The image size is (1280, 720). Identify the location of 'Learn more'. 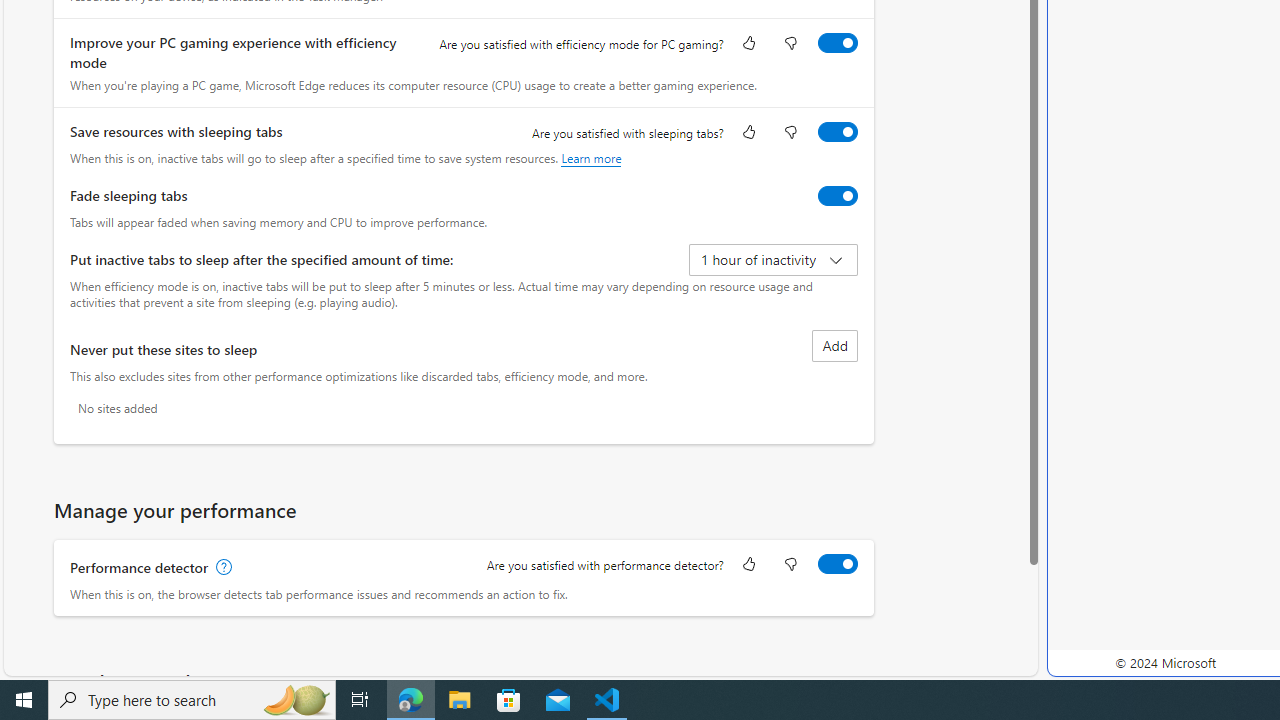
(590, 157).